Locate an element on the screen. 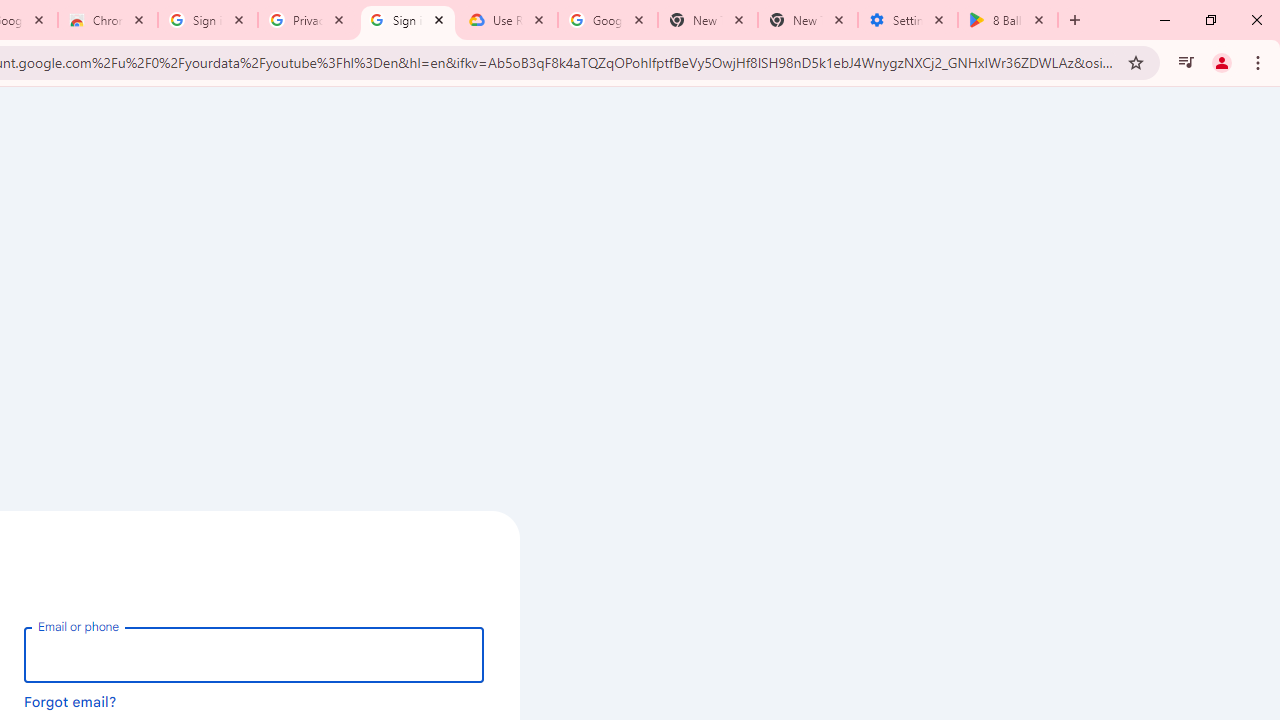 Image resolution: width=1280 pixels, height=720 pixels. 'Forgot email?' is located at coordinates (70, 700).